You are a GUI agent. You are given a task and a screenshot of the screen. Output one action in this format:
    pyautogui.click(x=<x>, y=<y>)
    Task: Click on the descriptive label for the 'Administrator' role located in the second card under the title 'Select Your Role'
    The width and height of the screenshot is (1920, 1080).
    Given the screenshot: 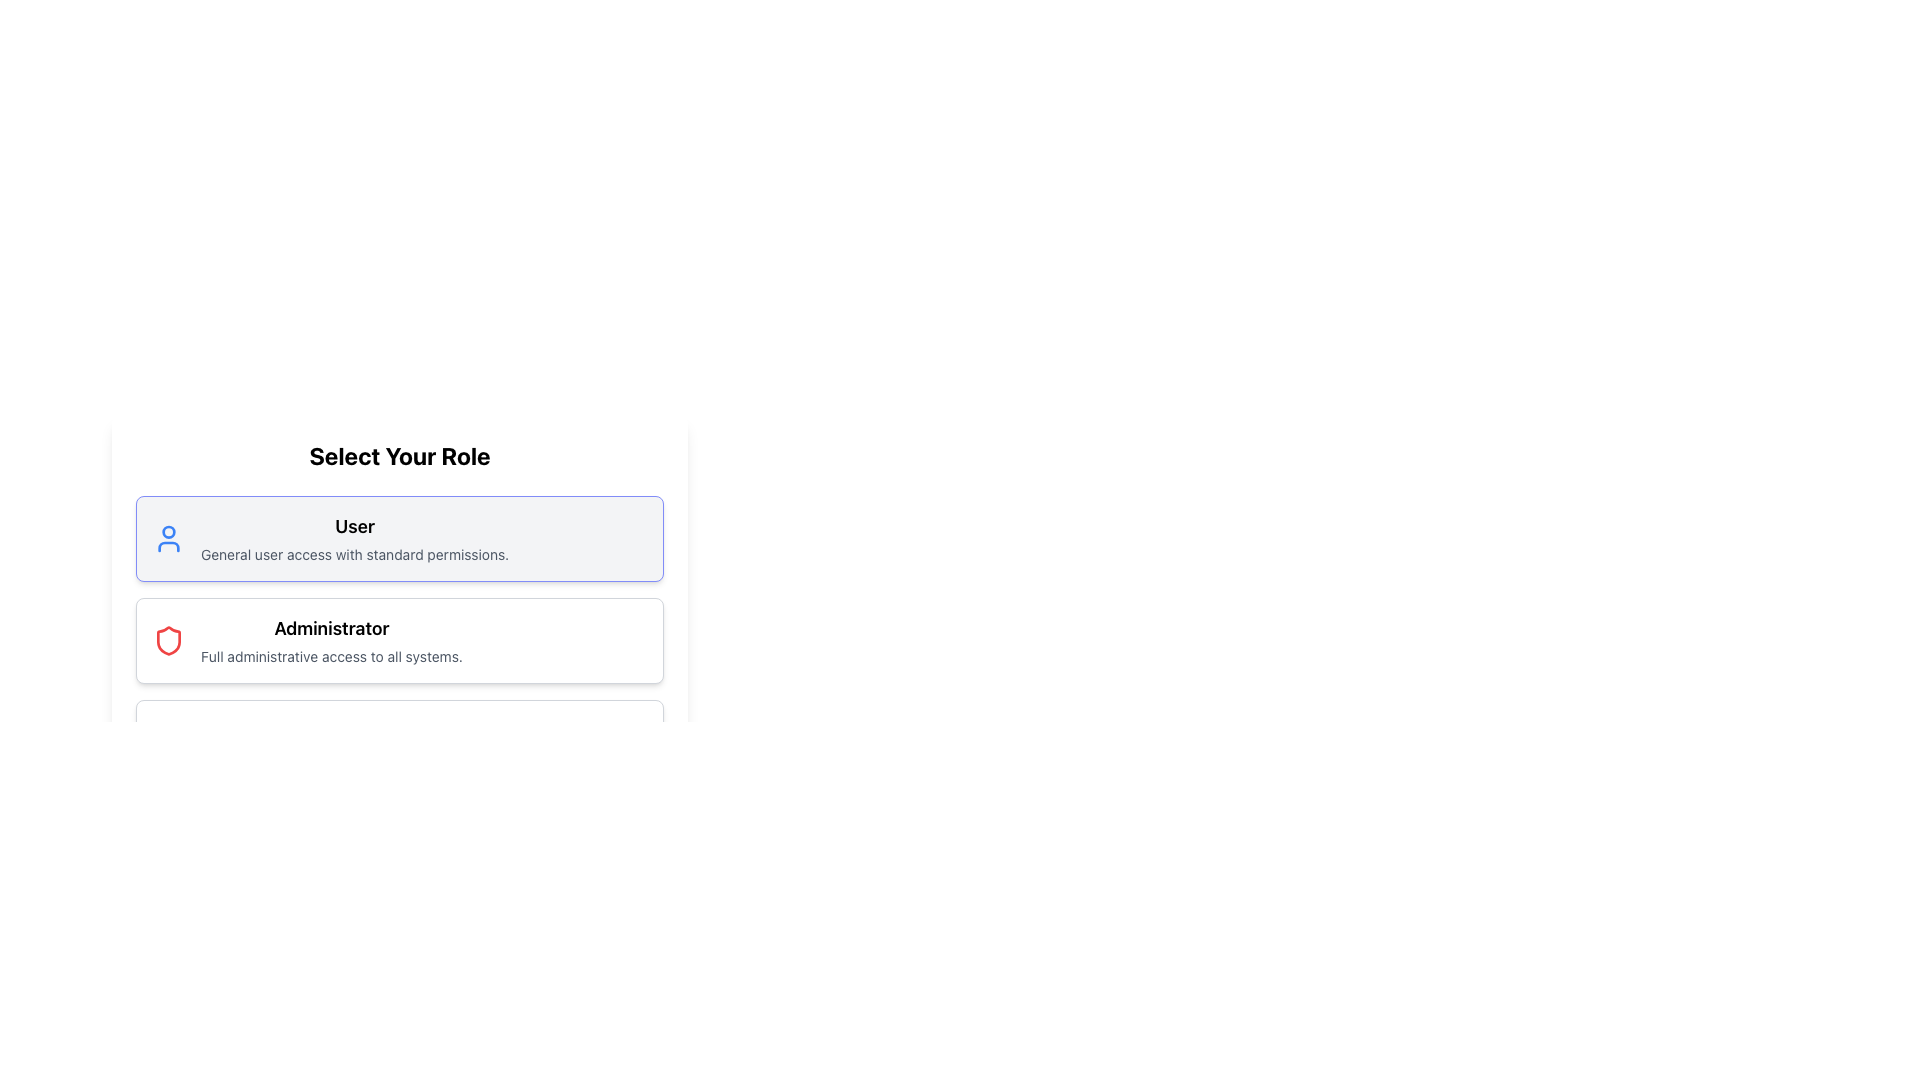 What is the action you would take?
    pyautogui.click(x=331, y=640)
    